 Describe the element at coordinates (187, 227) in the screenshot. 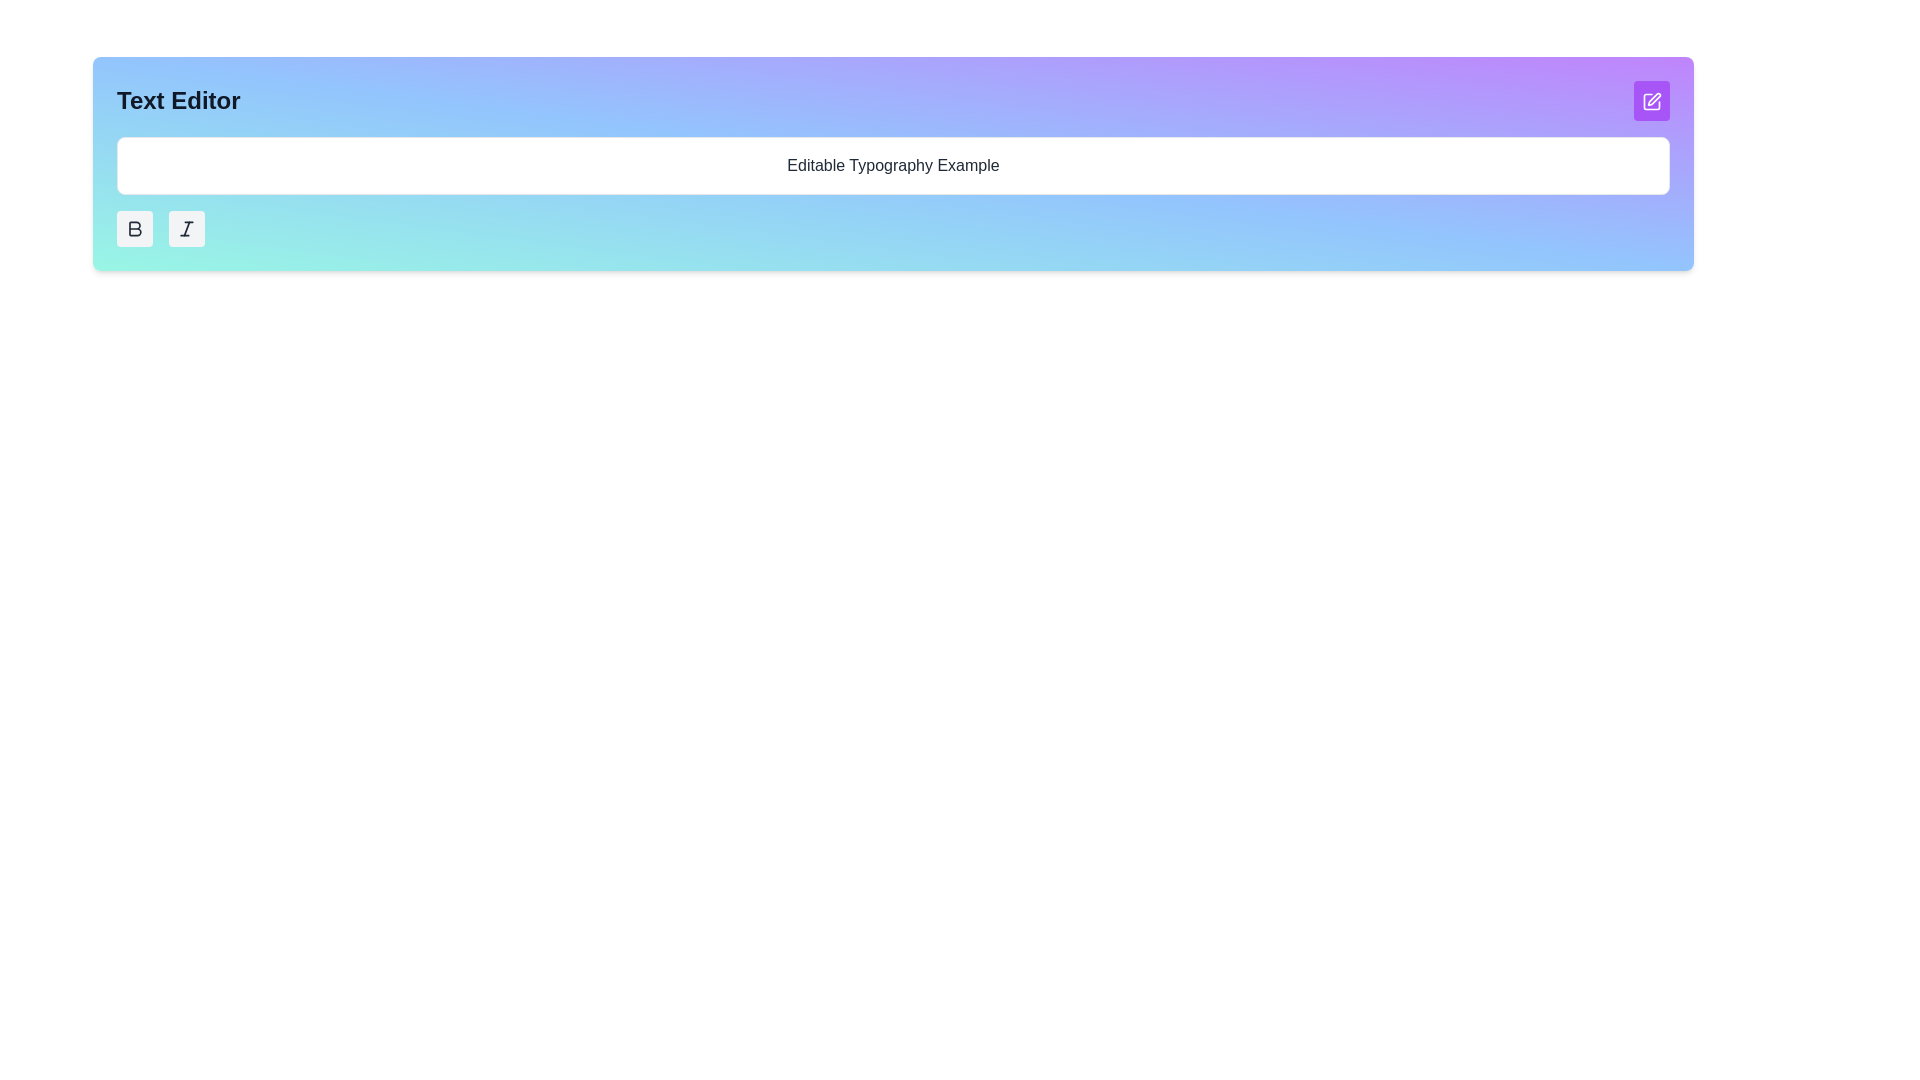

I see `the rounded button with a light gray background and an italicized 'I' icon` at that location.